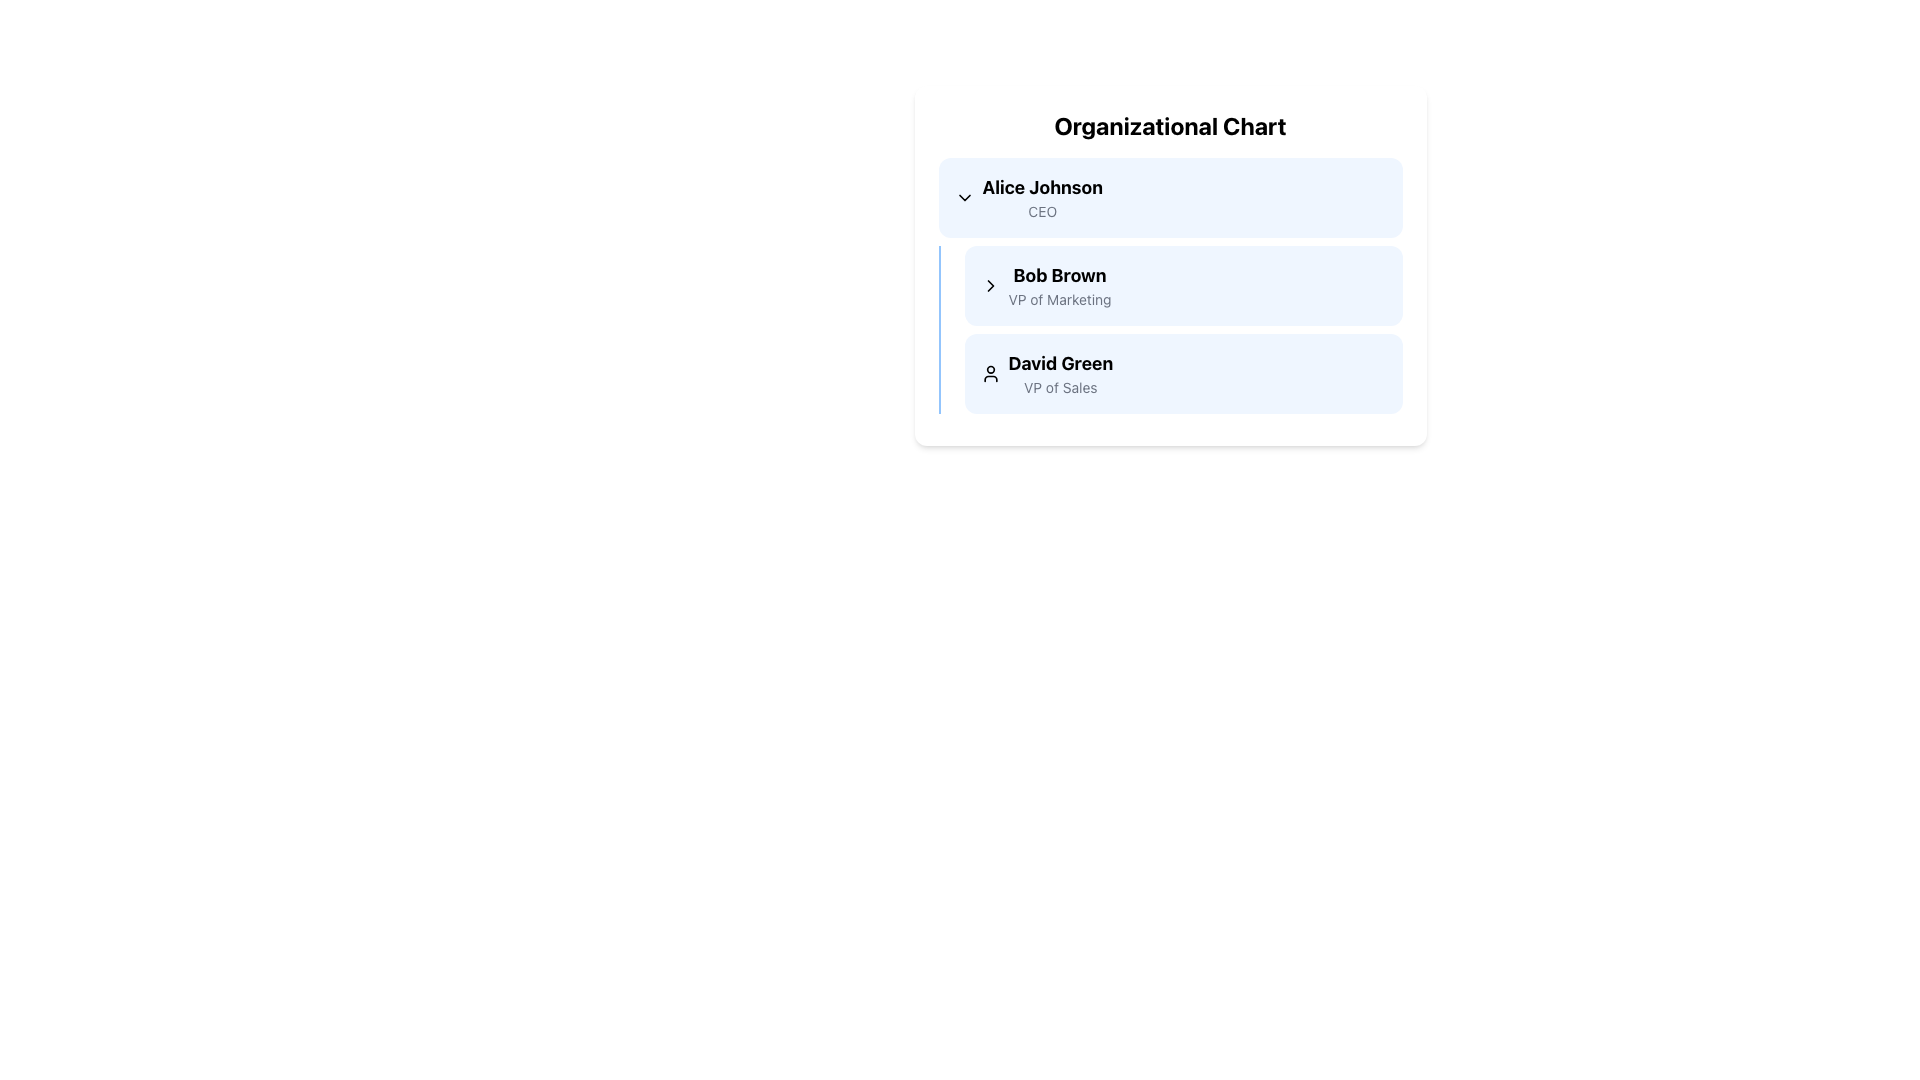 Image resolution: width=1920 pixels, height=1080 pixels. What do you see at coordinates (1183, 374) in the screenshot?
I see `the name 'David Green' in the Information Display Block` at bounding box center [1183, 374].